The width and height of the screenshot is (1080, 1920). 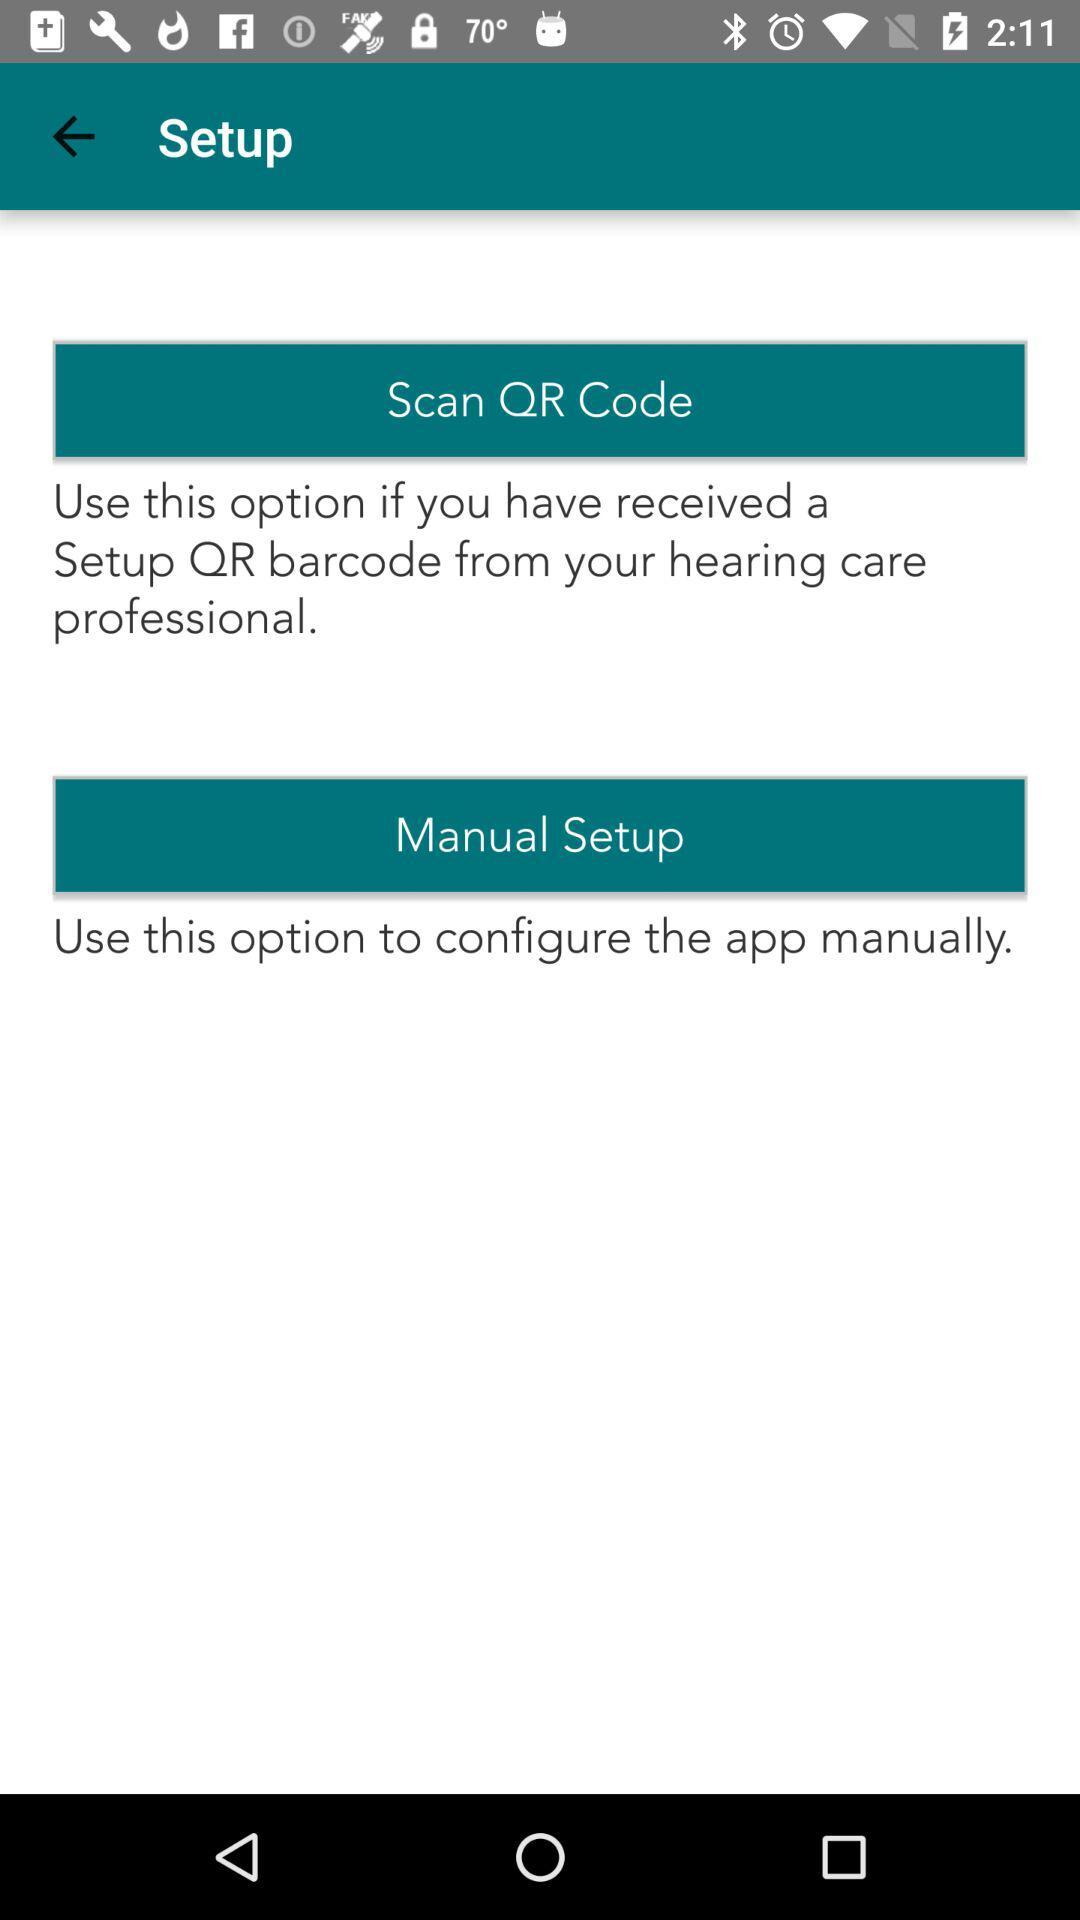 What do you see at coordinates (72, 135) in the screenshot?
I see `the item next to setup` at bounding box center [72, 135].